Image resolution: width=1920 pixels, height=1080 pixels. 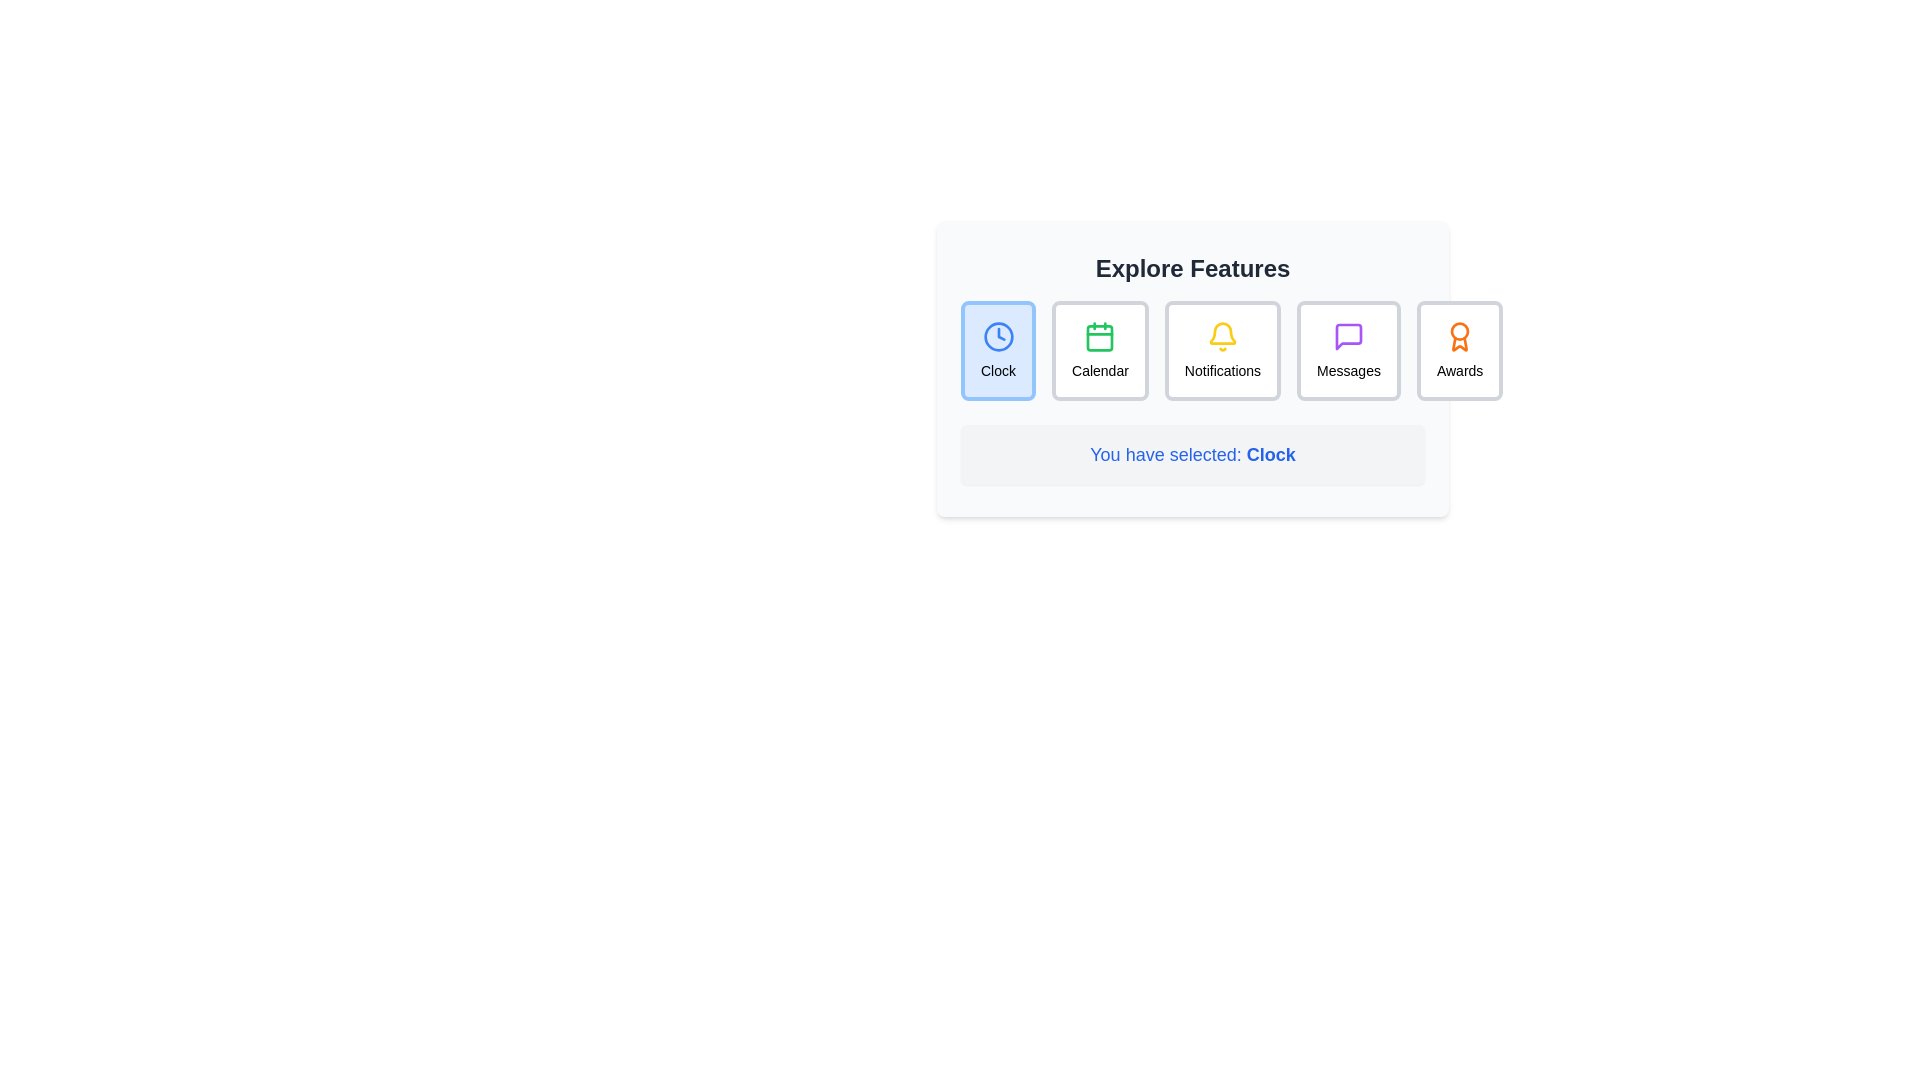 What do you see at coordinates (1193, 369) in the screenshot?
I see `the button within the 'Explore Features' card` at bounding box center [1193, 369].